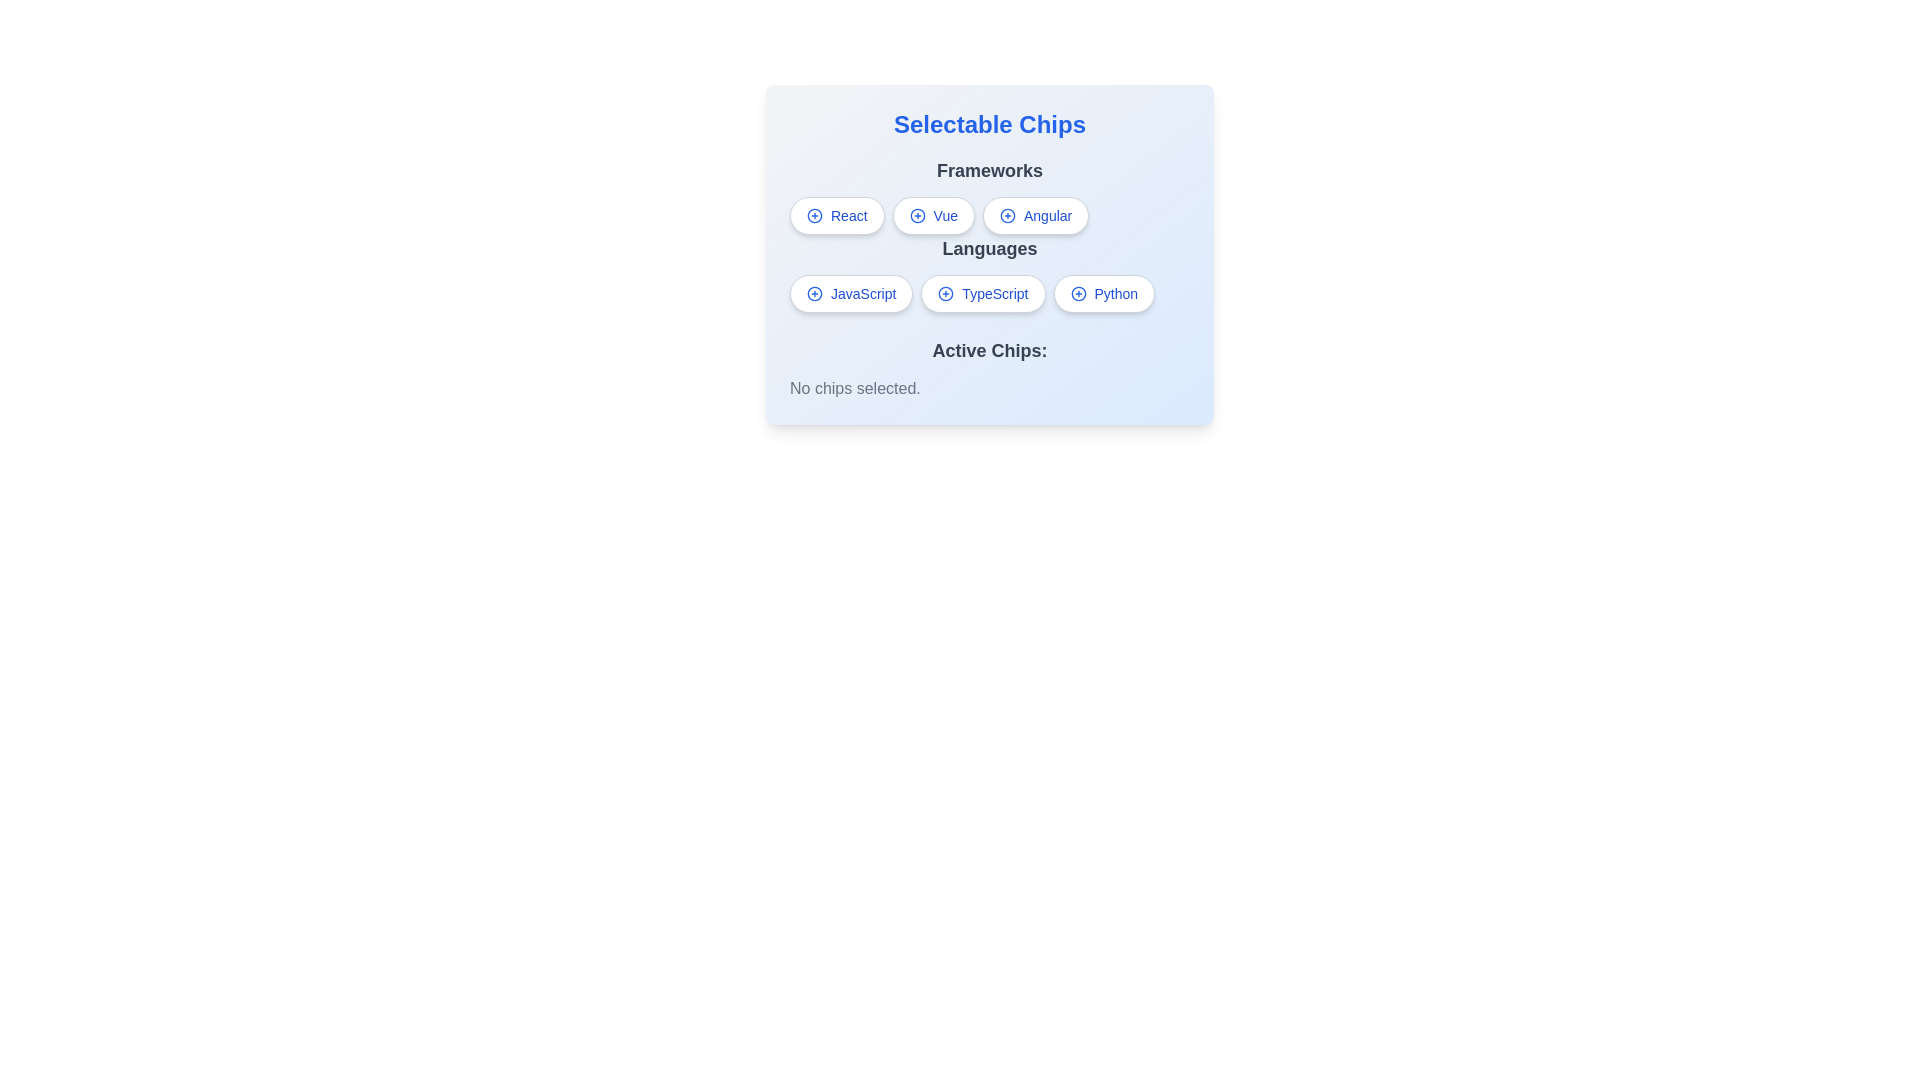 The width and height of the screenshot is (1920, 1080). I want to click on the third button in the language selection section, which allows users to select 'Python' as a language, so click(1103, 293).